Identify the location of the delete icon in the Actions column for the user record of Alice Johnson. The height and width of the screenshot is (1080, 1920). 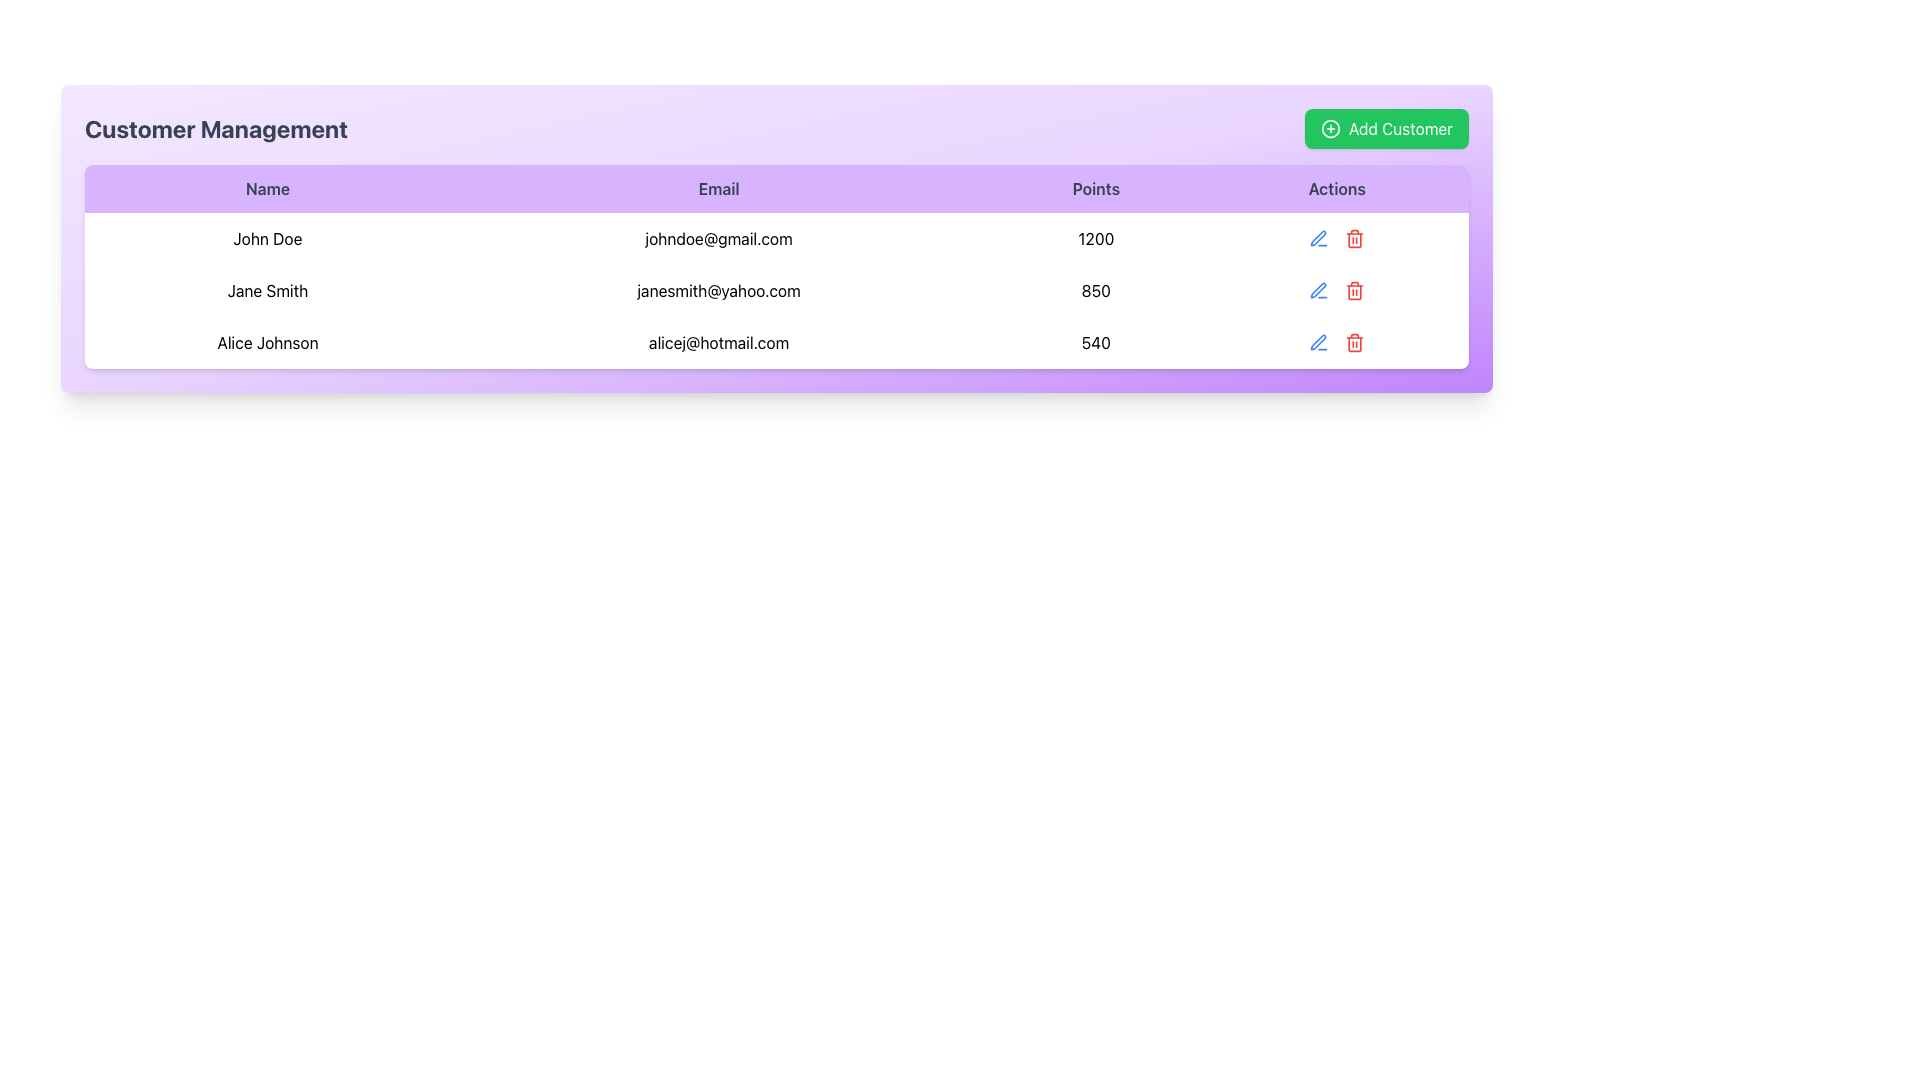
(1337, 342).